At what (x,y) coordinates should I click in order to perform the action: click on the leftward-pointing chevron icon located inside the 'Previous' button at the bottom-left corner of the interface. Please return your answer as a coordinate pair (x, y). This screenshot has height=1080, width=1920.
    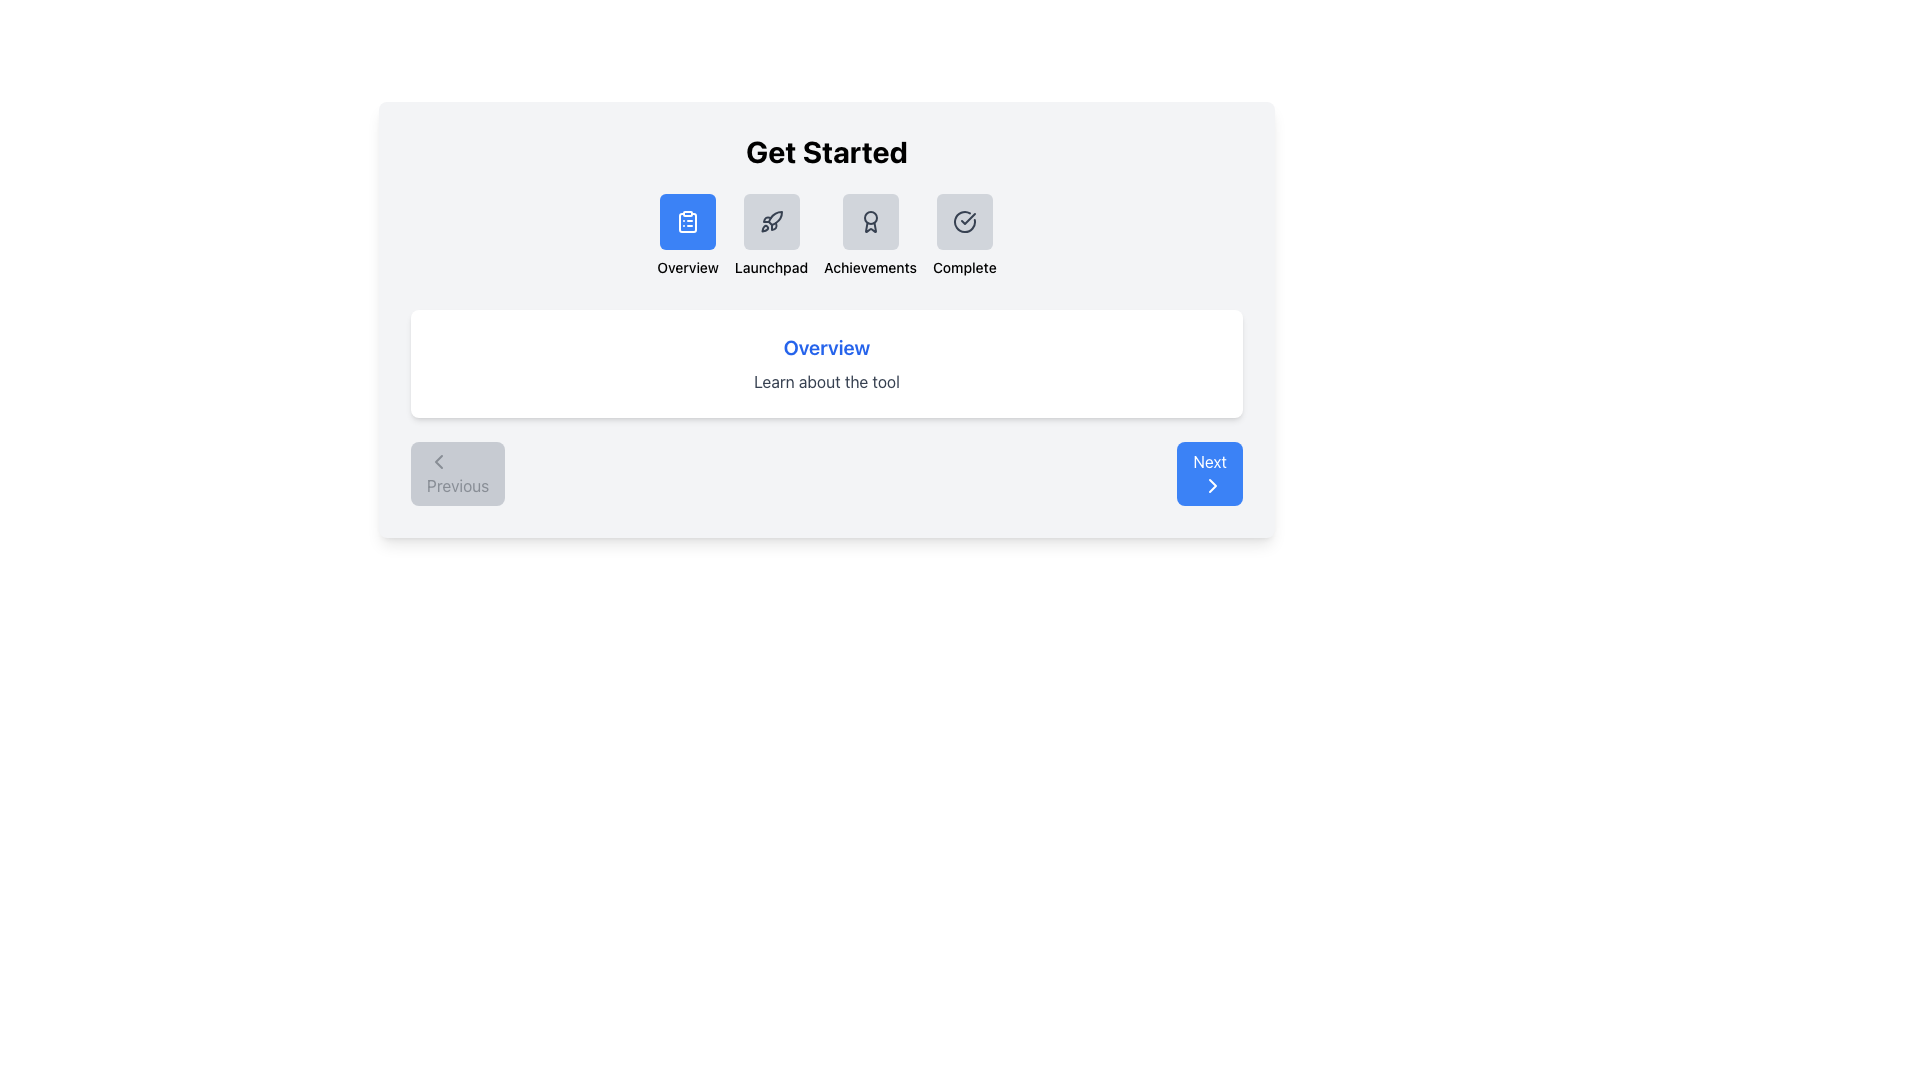
    Looking at the image, I should click on (437, 462).